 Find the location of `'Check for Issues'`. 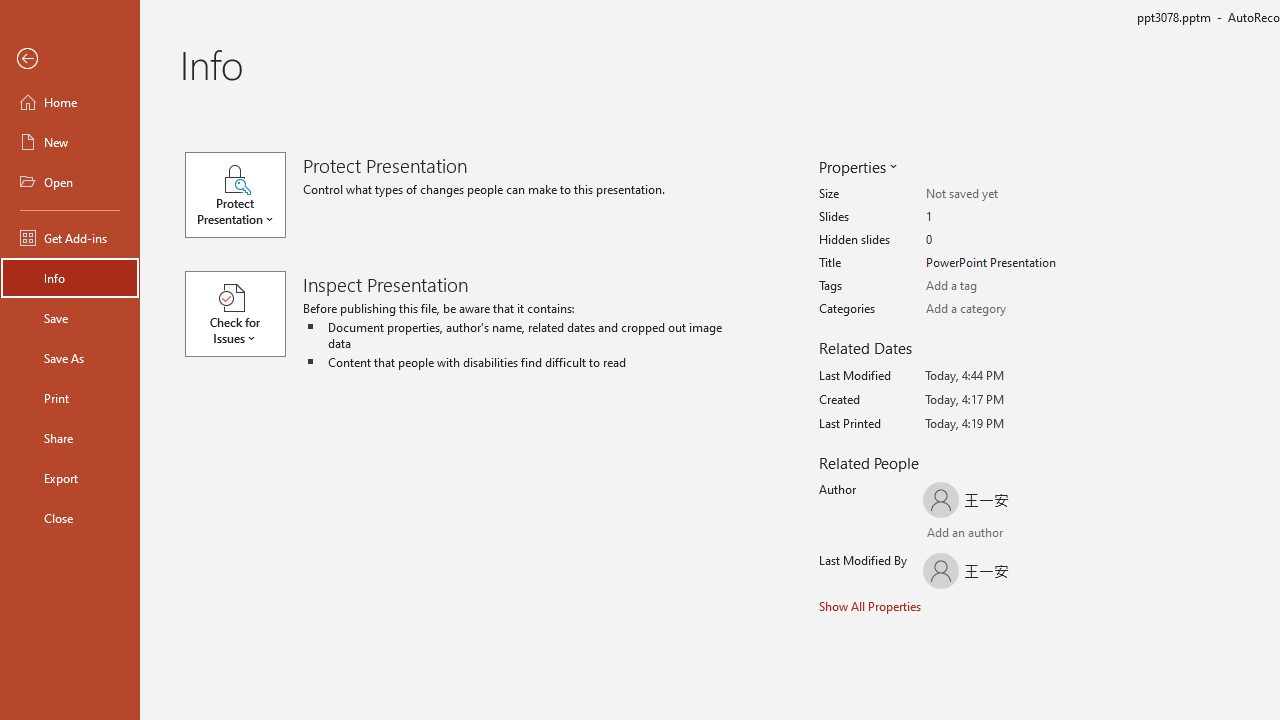

'Check for Issues' is located at coordinates (243, 313).